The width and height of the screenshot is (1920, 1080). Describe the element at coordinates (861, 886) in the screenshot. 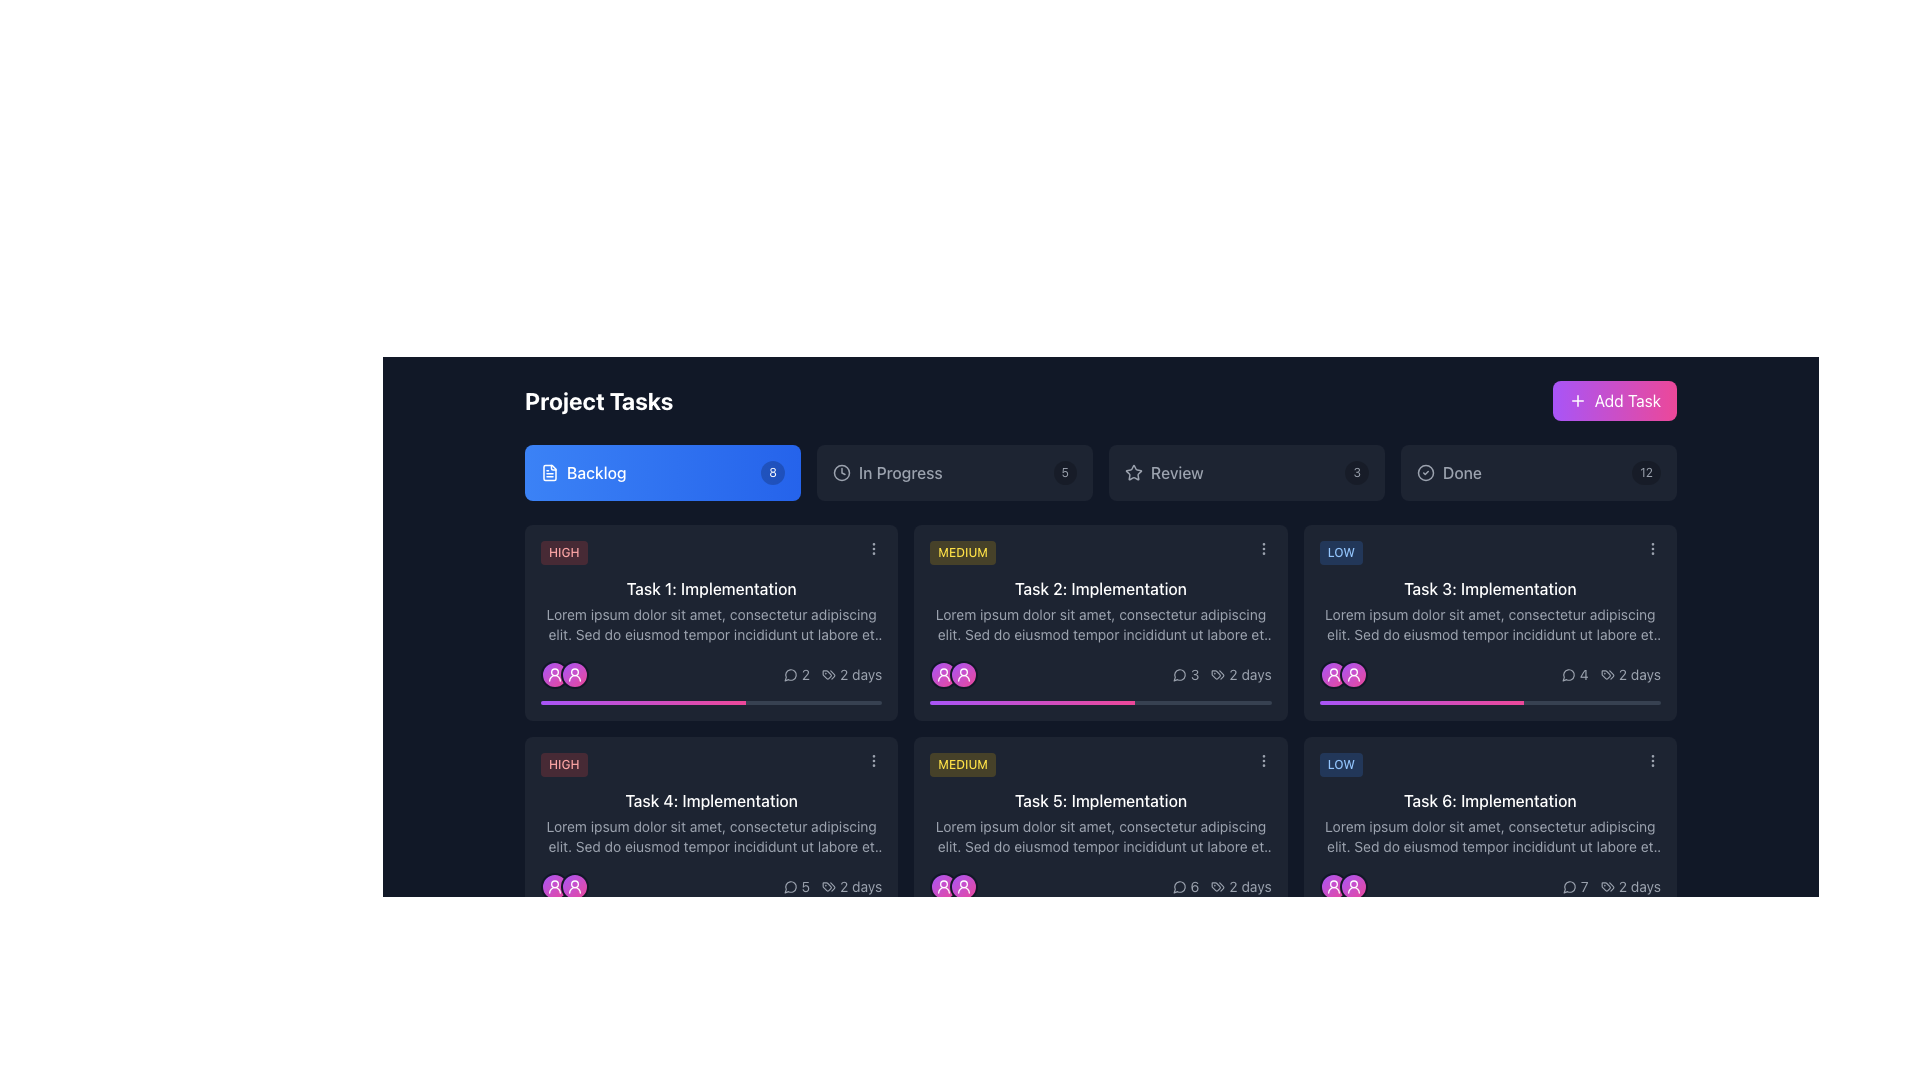

I see `text of the label displaying '2 days', which is styled in gray and positioned in the bottom row of the task card in the 'Project Tasks' interface` at that location.